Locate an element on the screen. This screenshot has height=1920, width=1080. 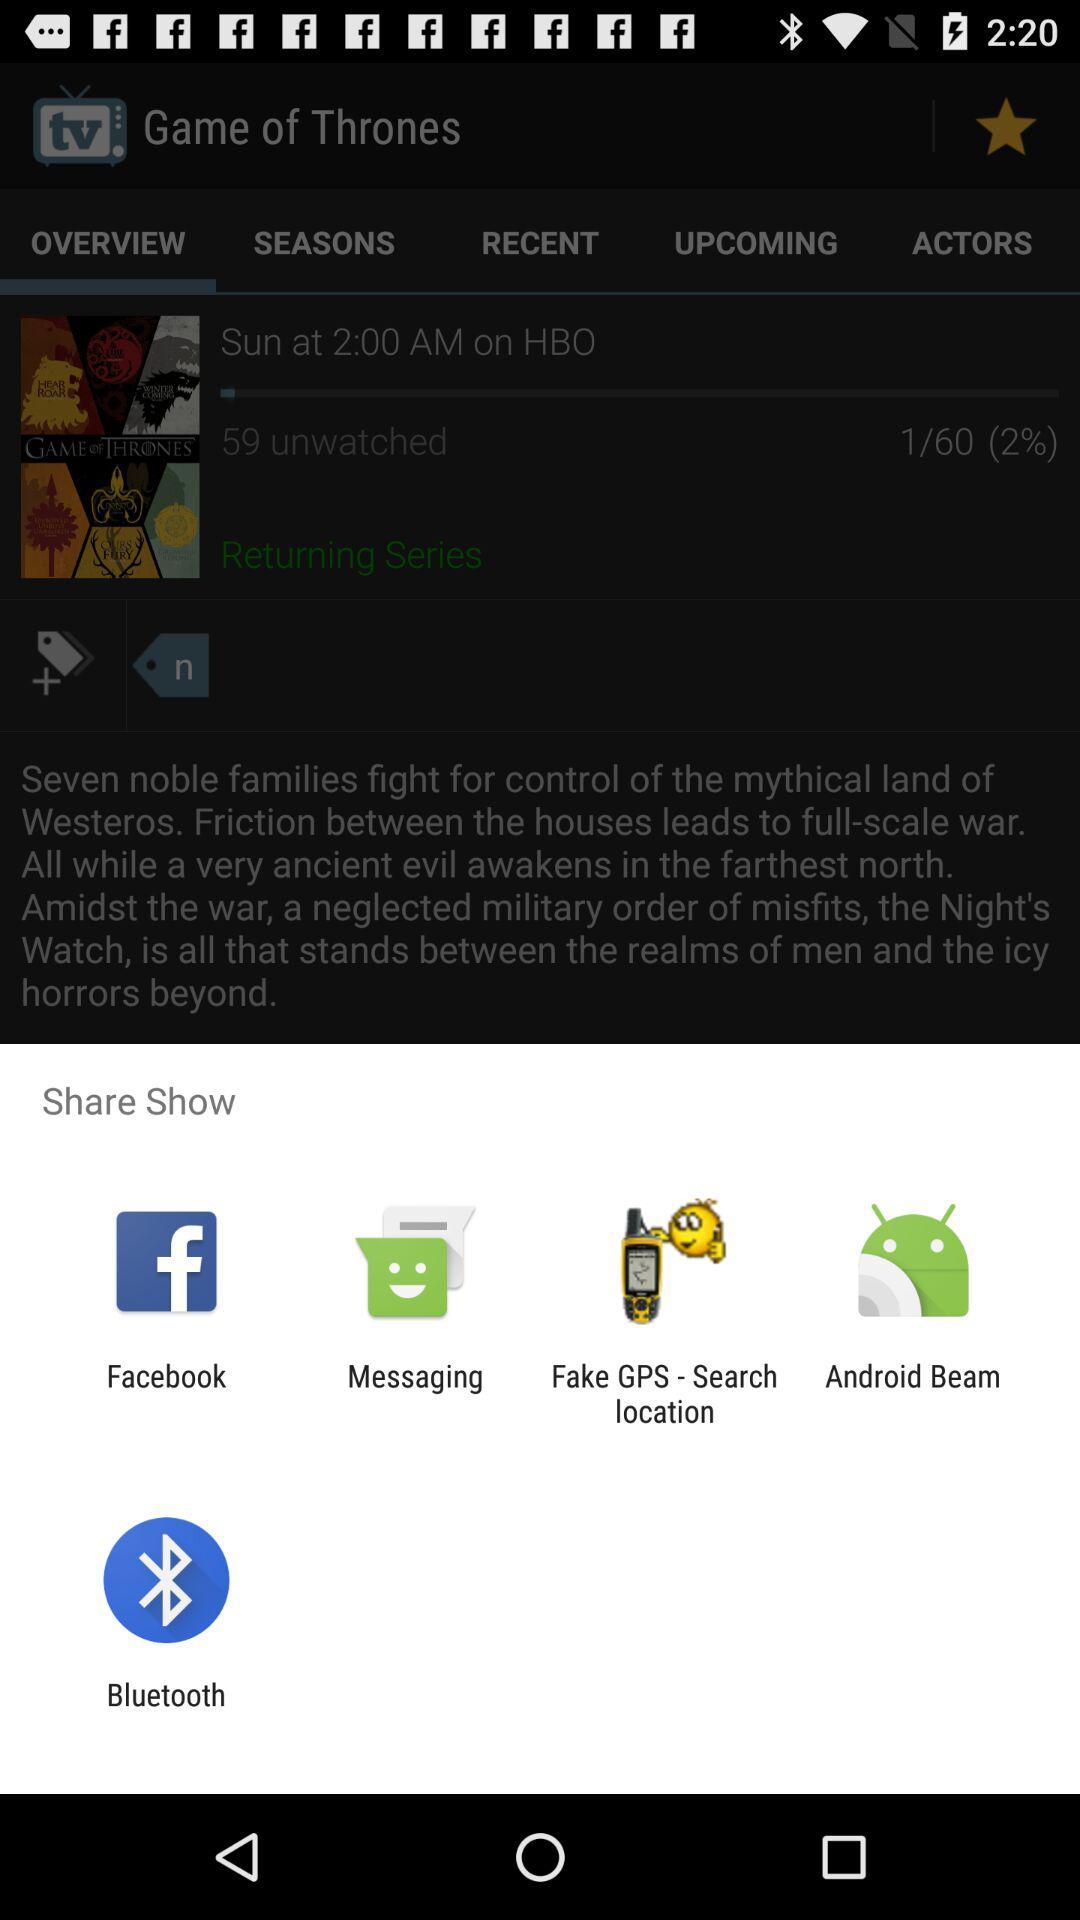
the item to the left of the fake gps search icon is located at coordinates (414, 1392).